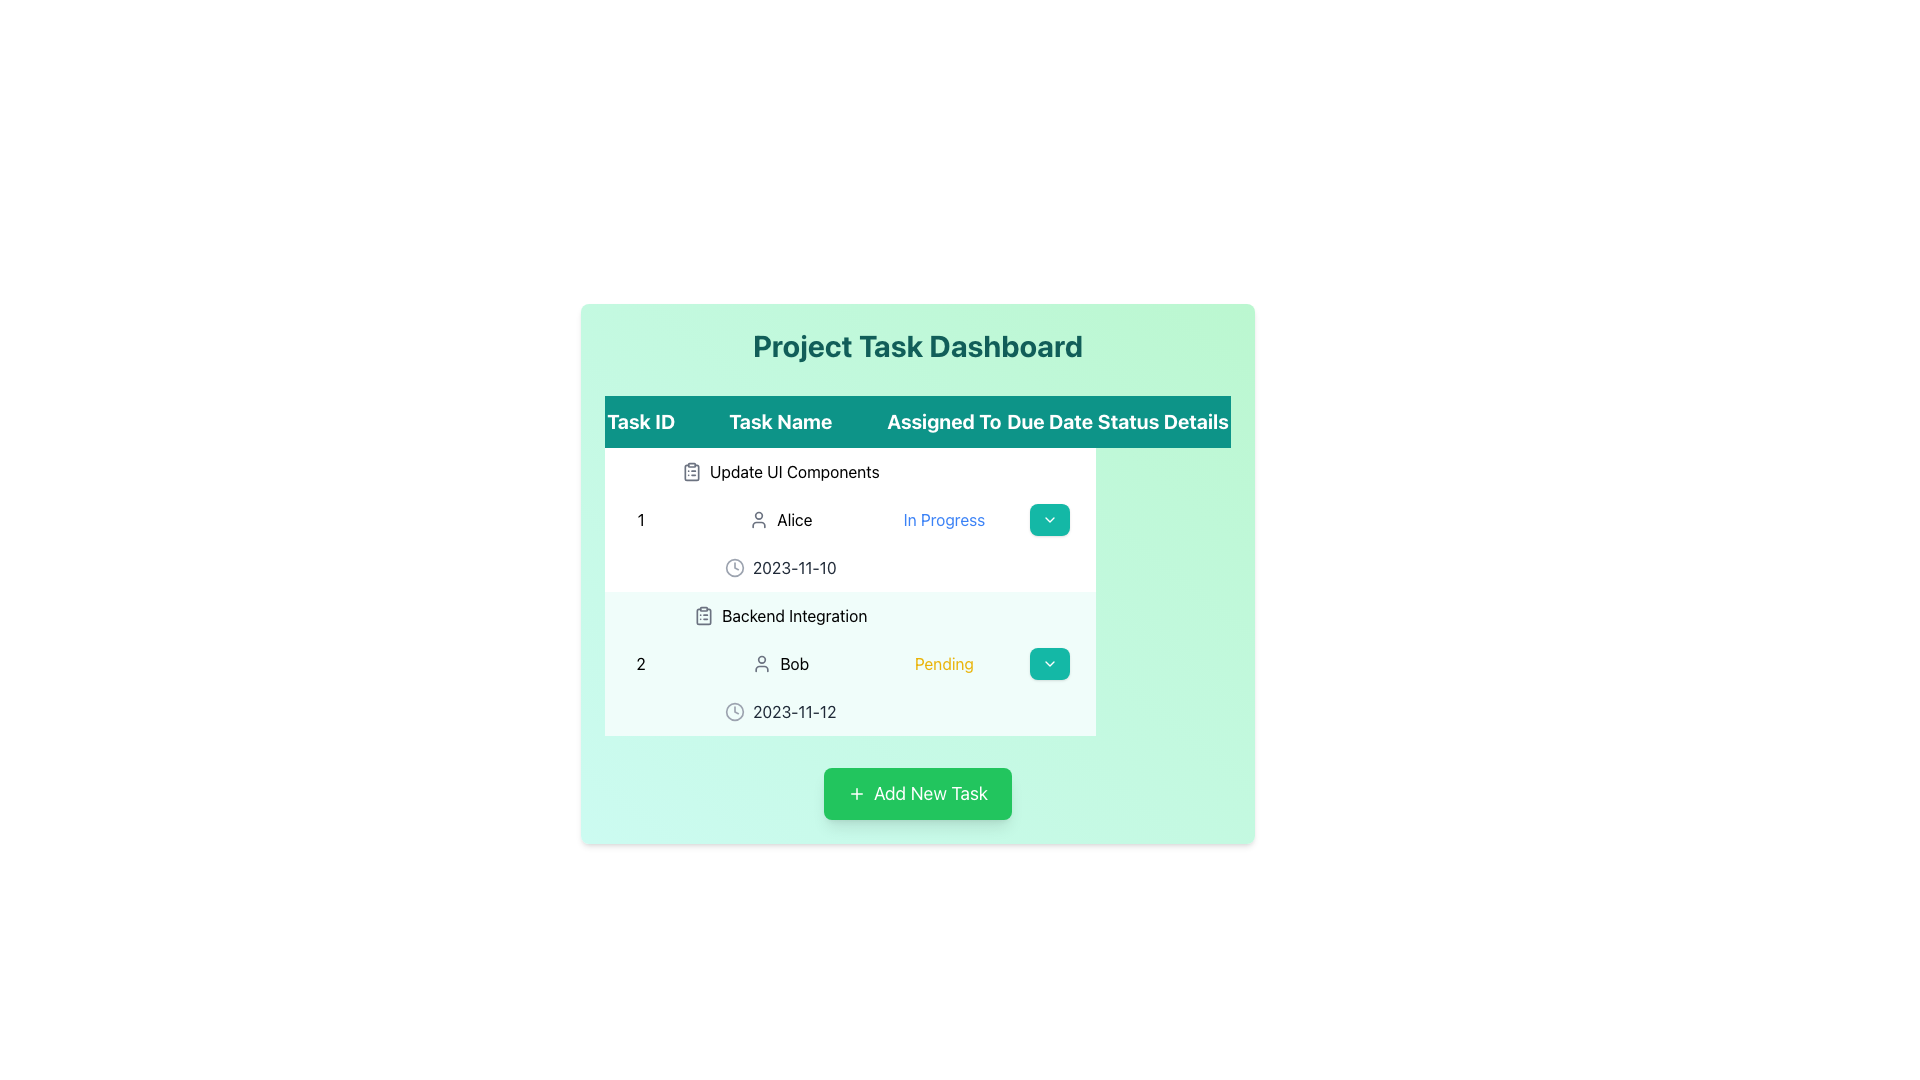  I want to click on the date text label displaying '2023-11-12' in the task details table, so click(793, 711).